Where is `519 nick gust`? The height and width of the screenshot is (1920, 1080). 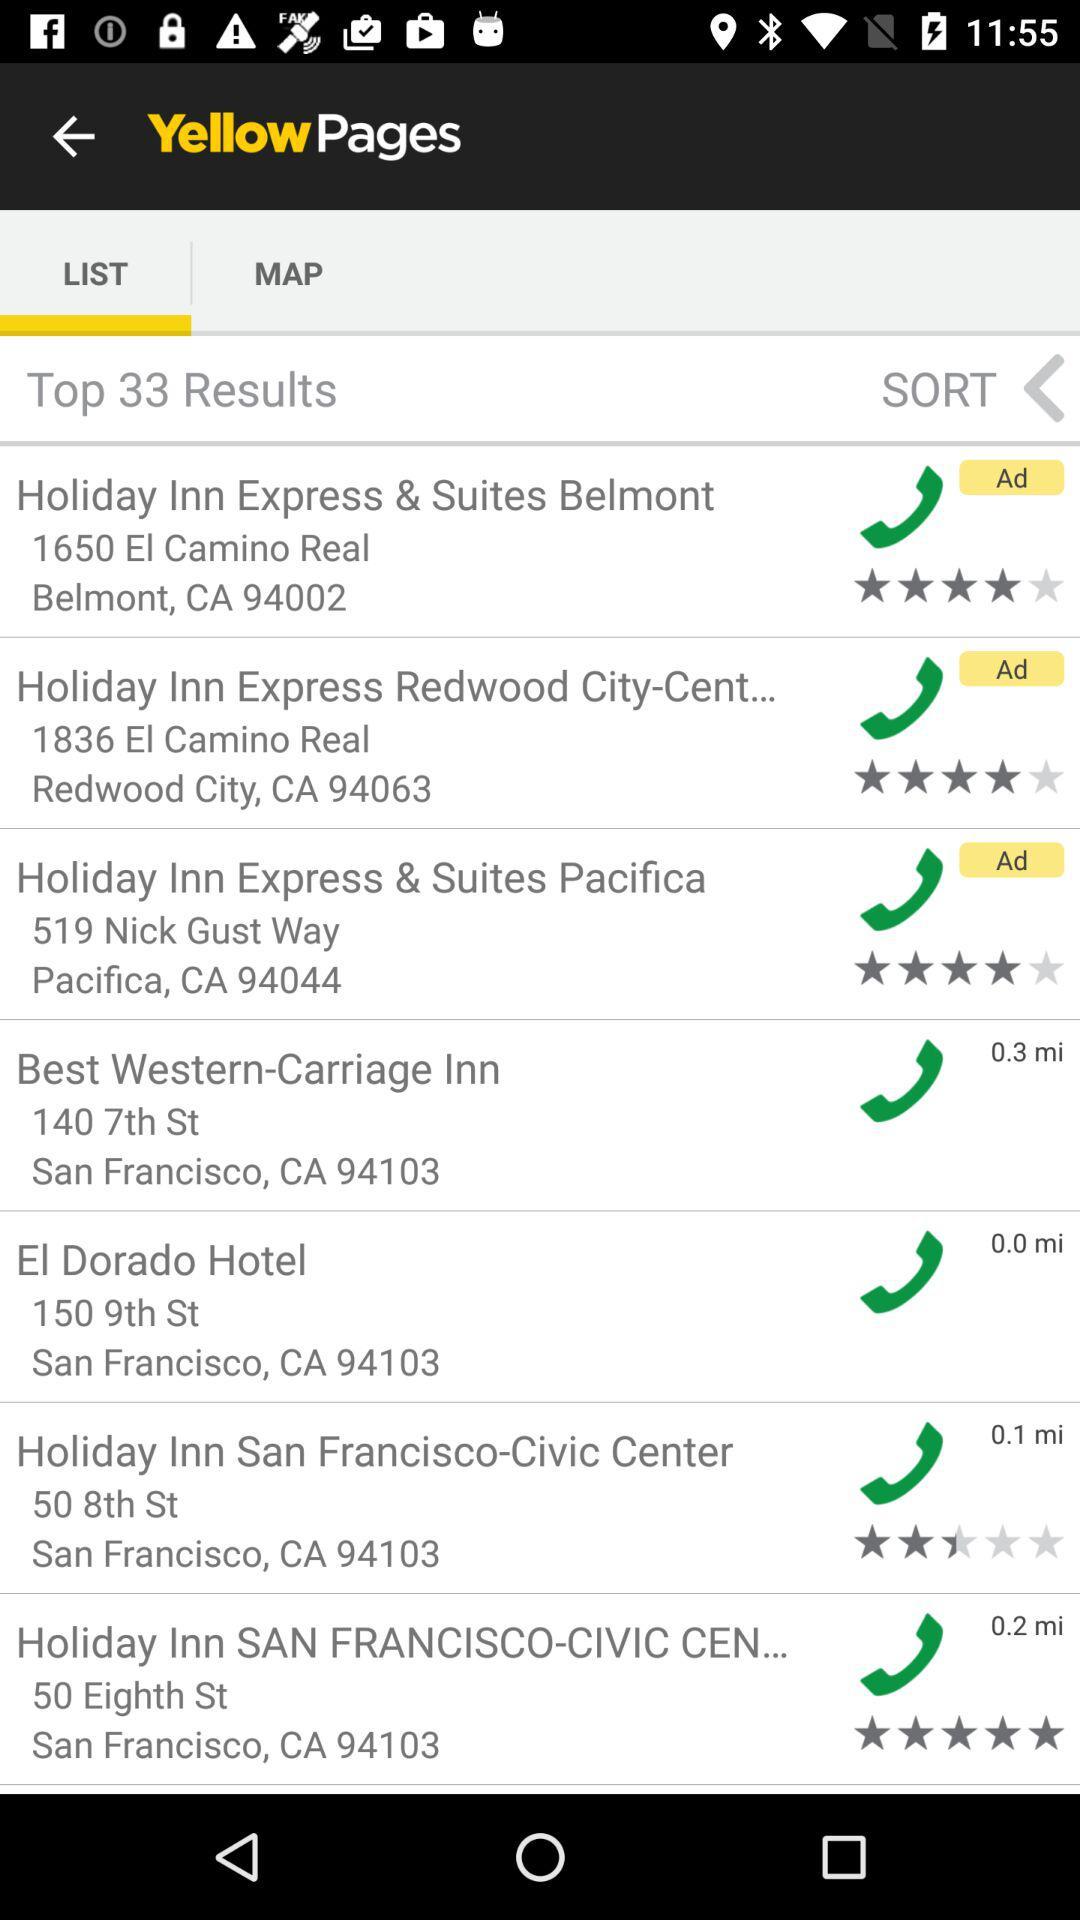 519 nick gust is located at coordinates (427, 928).